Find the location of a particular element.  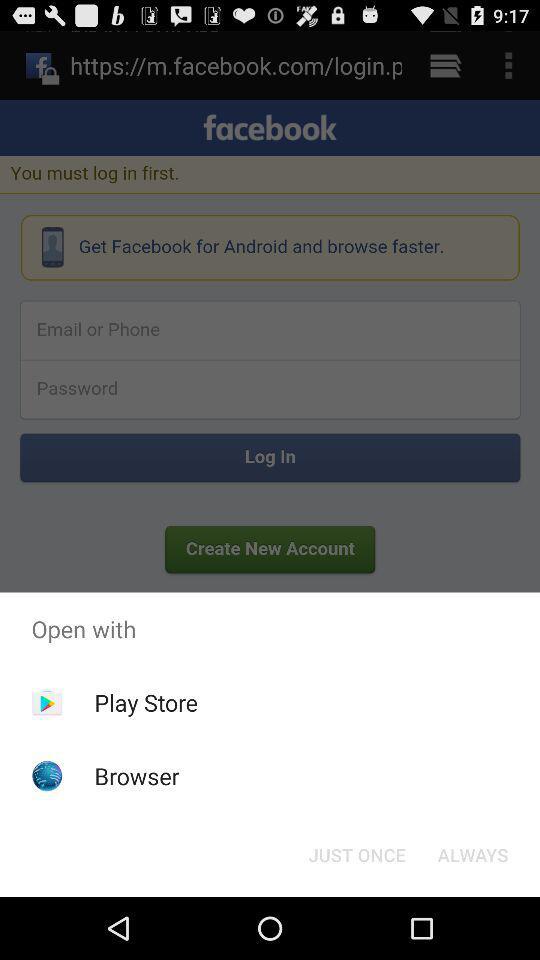

the always at the bottom right corner is located at coordinates (472, 853).